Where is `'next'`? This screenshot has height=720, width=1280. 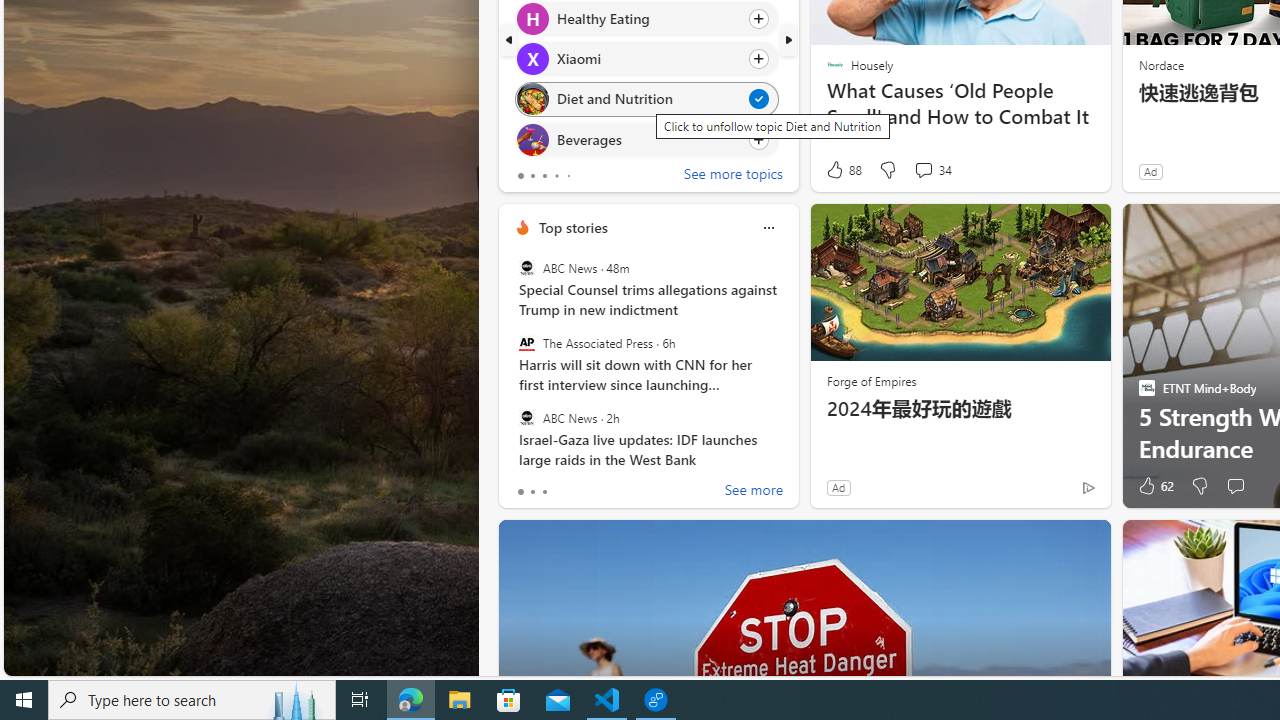
'next' is located at coordinates (787, 39).